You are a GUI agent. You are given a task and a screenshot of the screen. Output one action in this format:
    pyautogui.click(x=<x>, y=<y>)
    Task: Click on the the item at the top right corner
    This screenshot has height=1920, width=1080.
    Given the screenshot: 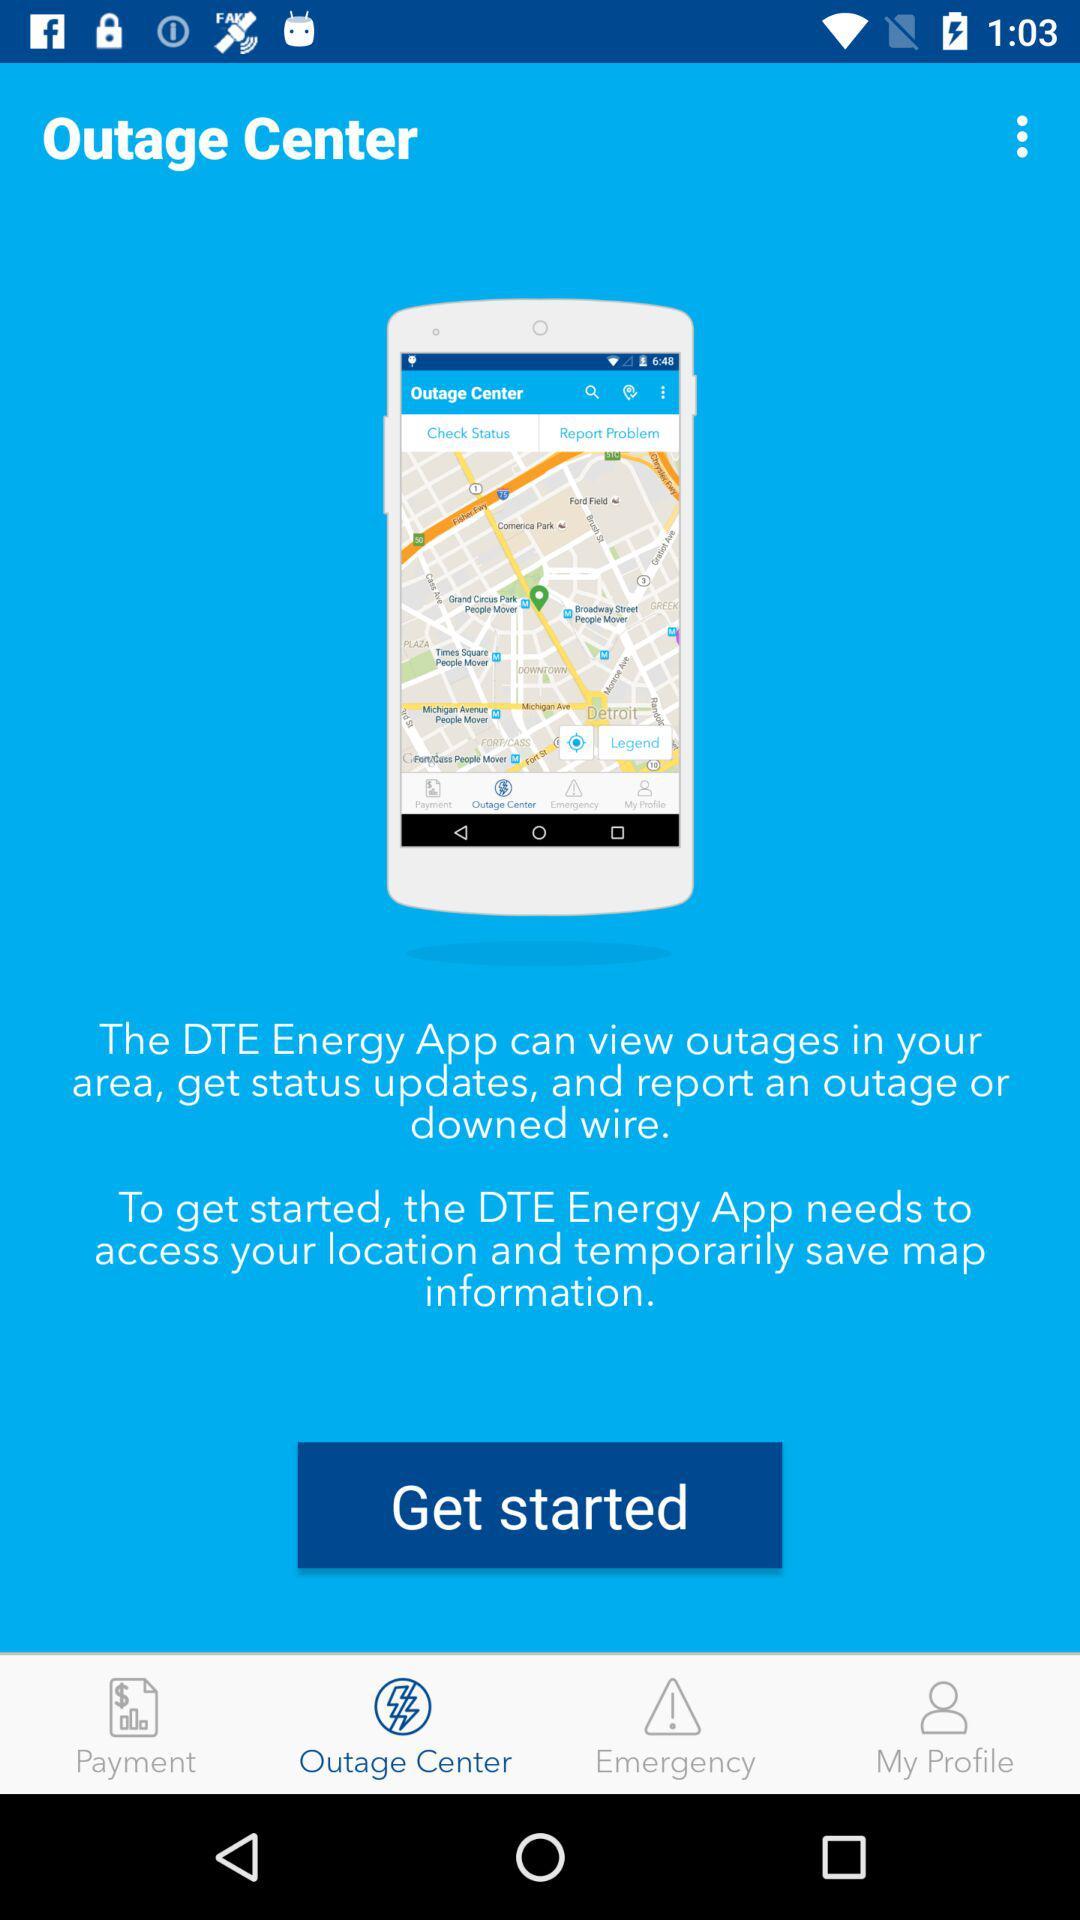 What is the action you would take?
    pyautogui.click(x=1027, y=135)
    